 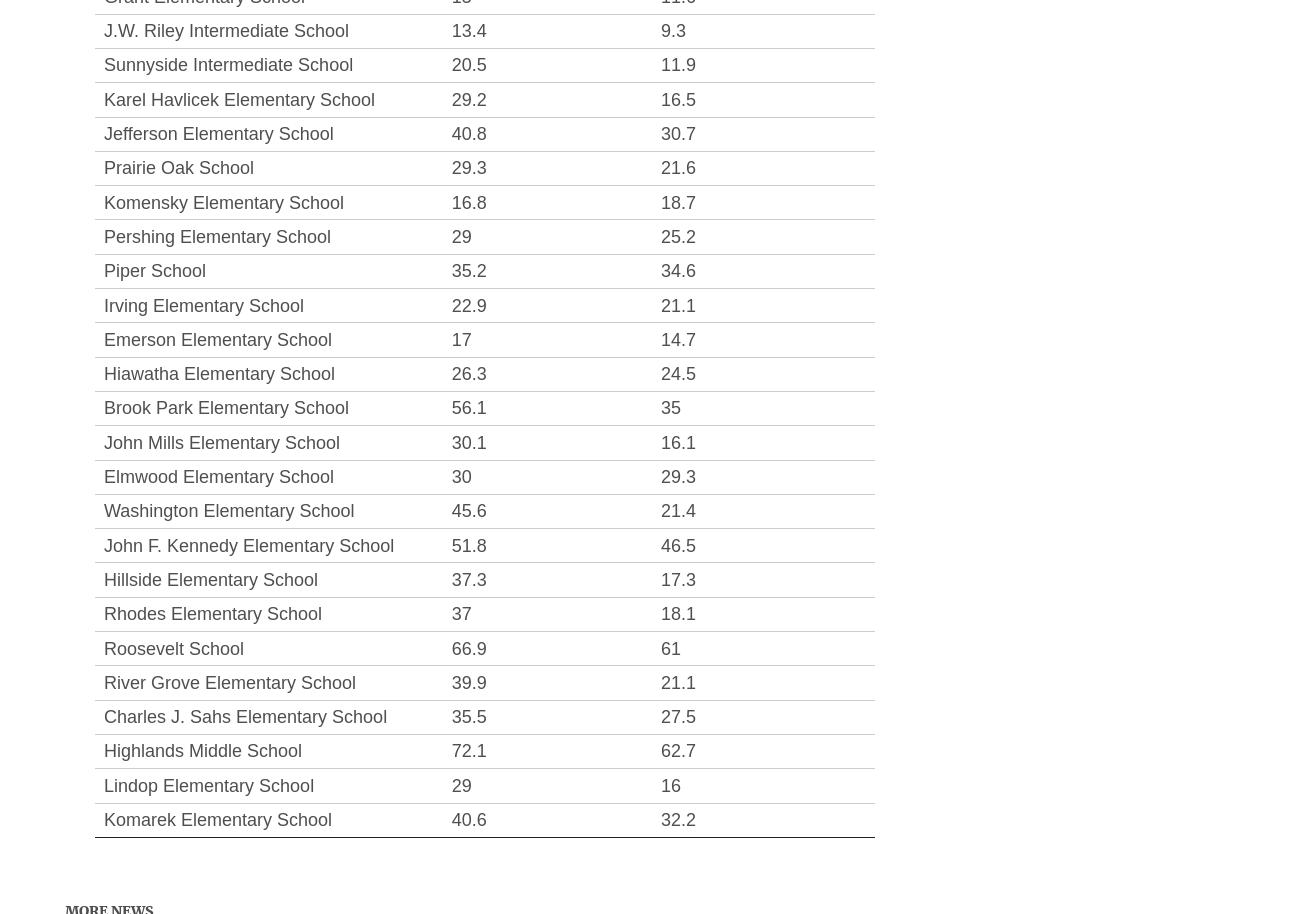 What do you see at coordinates (467, 98) in the screenshot?
I see `'29.2'` at bounding box center [467, 98].